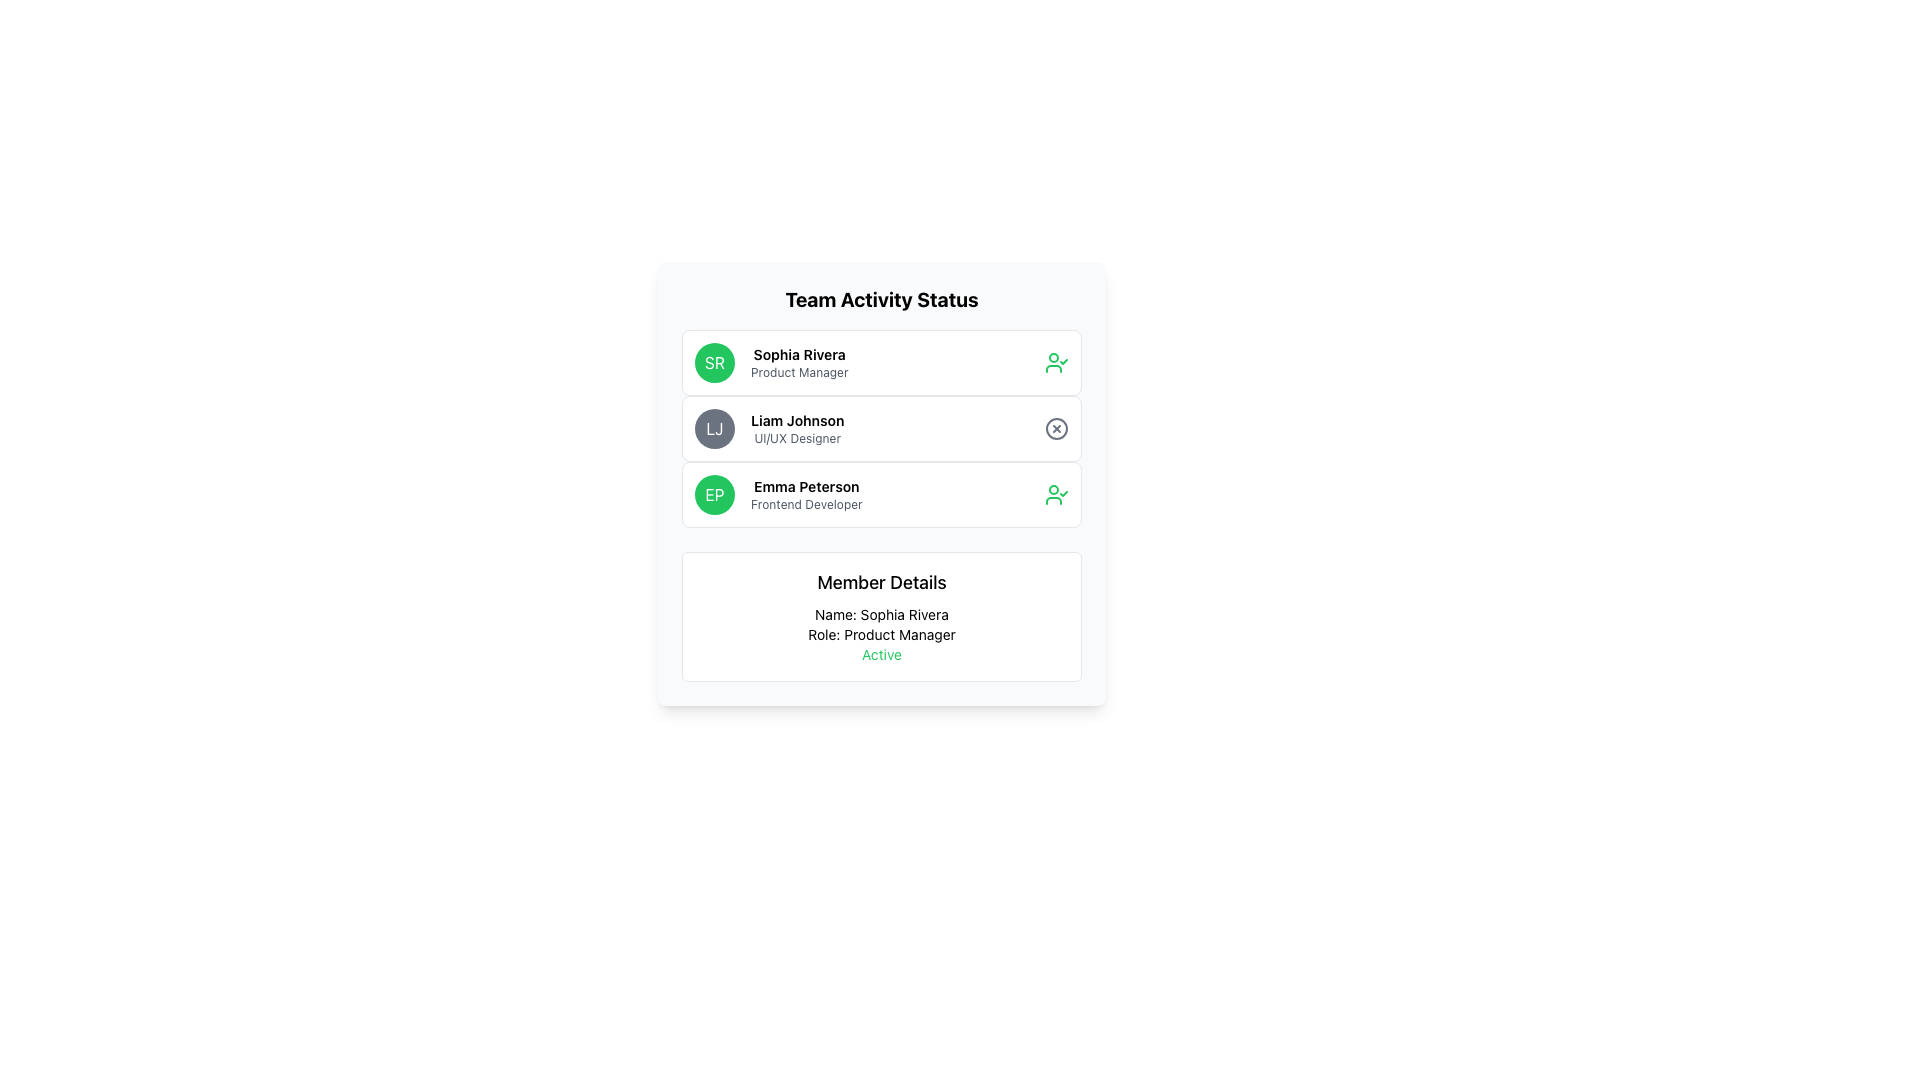 The height and width of the screenshot is (1080, 1920). What do you see at coordinates (798, 373) in the screenshot?
I see `the text label indicating the job title of team member 'Sophia Rivera' in the team activity status section, located directly below the title and to the right of the circular avatar` at bounding box center [798, 373].